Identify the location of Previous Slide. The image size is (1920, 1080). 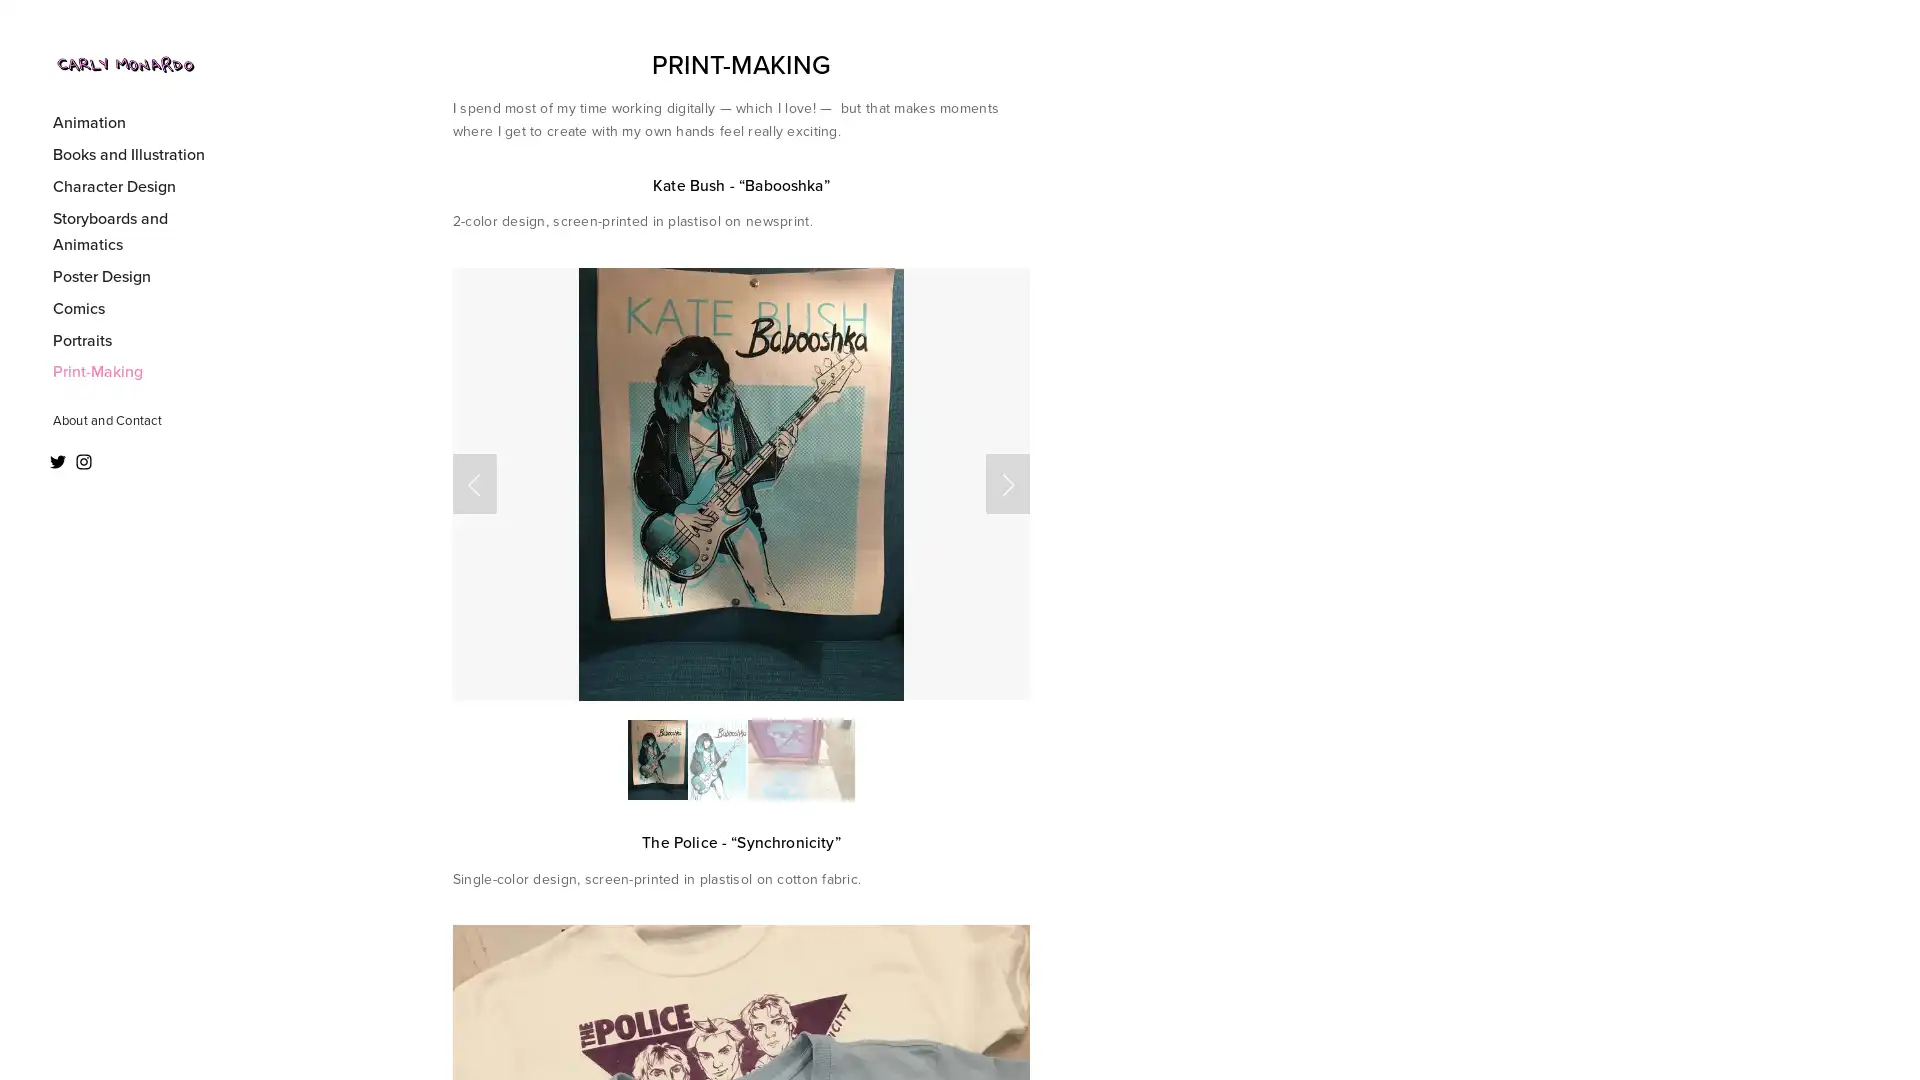
(473, 483).